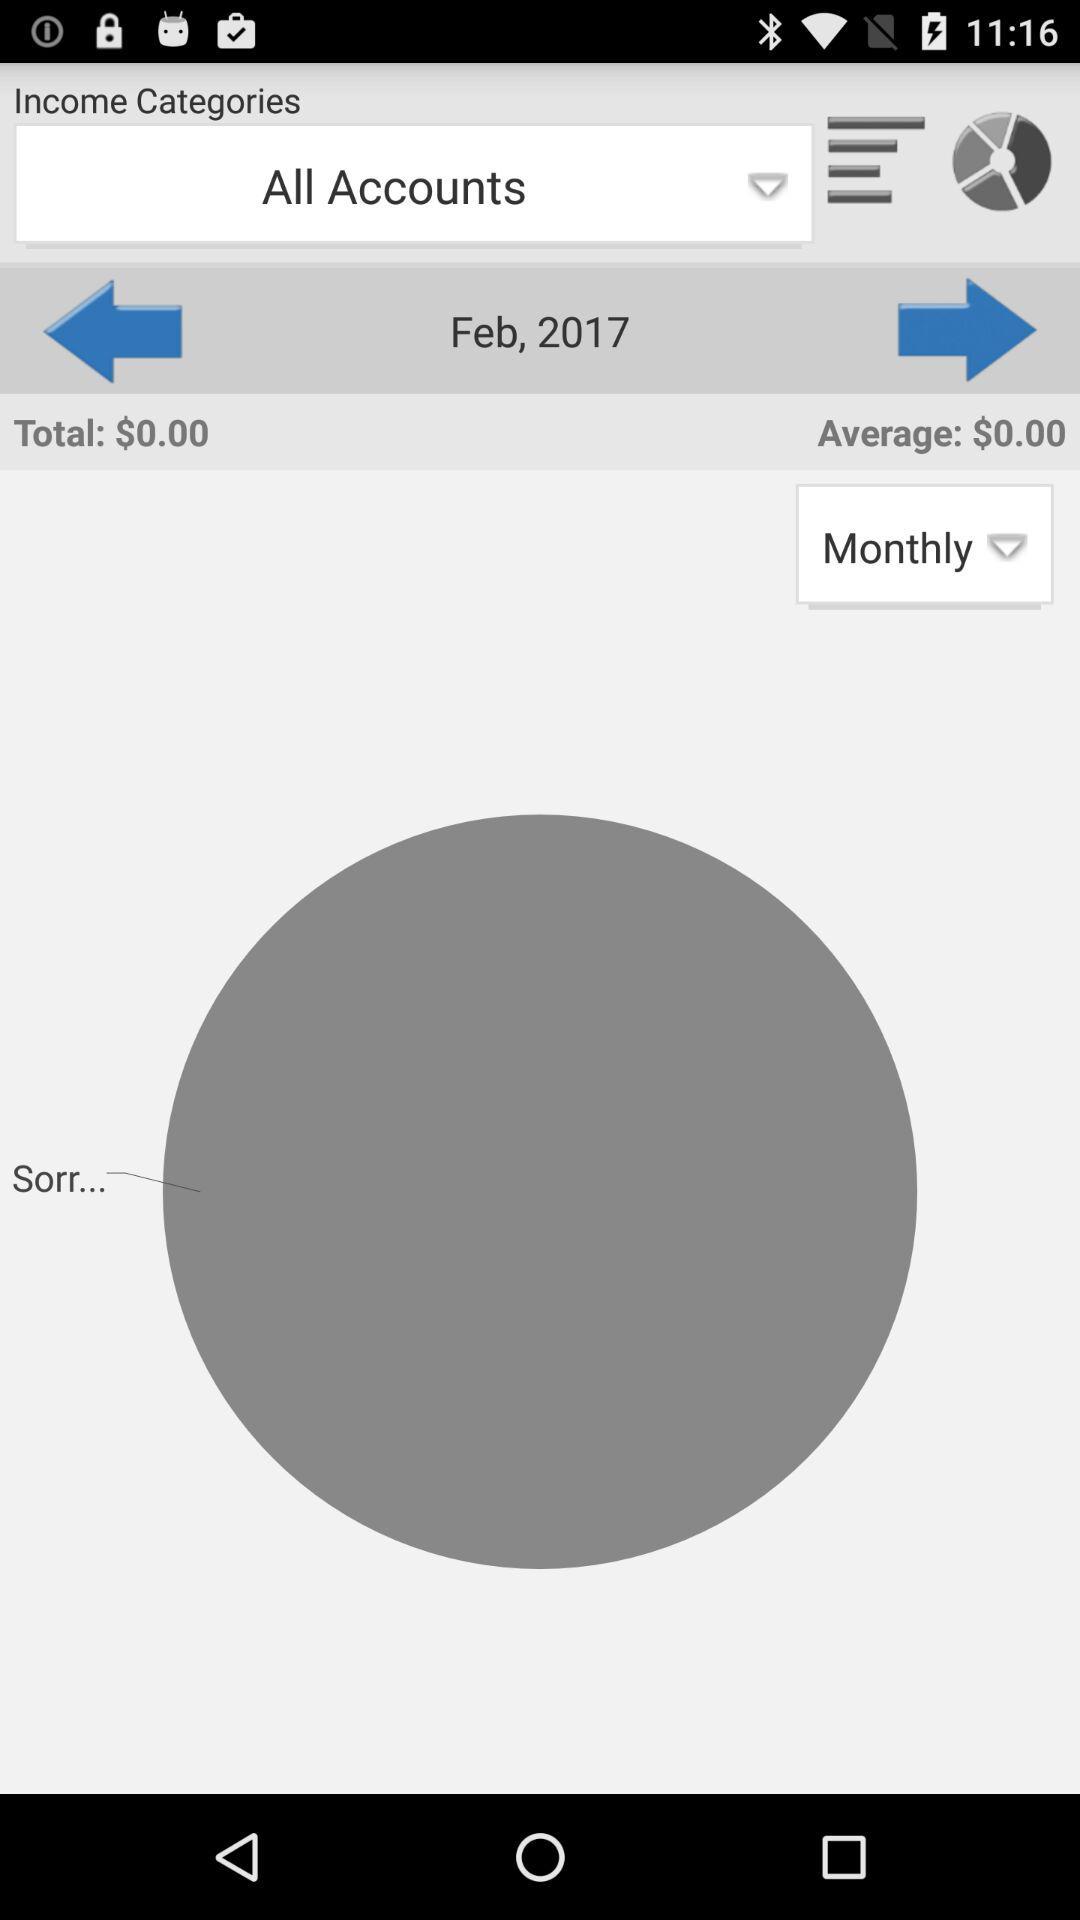 This screenshot has width=1080, height=1920. What do you see at coordinates (924, 546) in the screenshot?
I see `item below average: $0.00 item` at bounding box center [924, 546].